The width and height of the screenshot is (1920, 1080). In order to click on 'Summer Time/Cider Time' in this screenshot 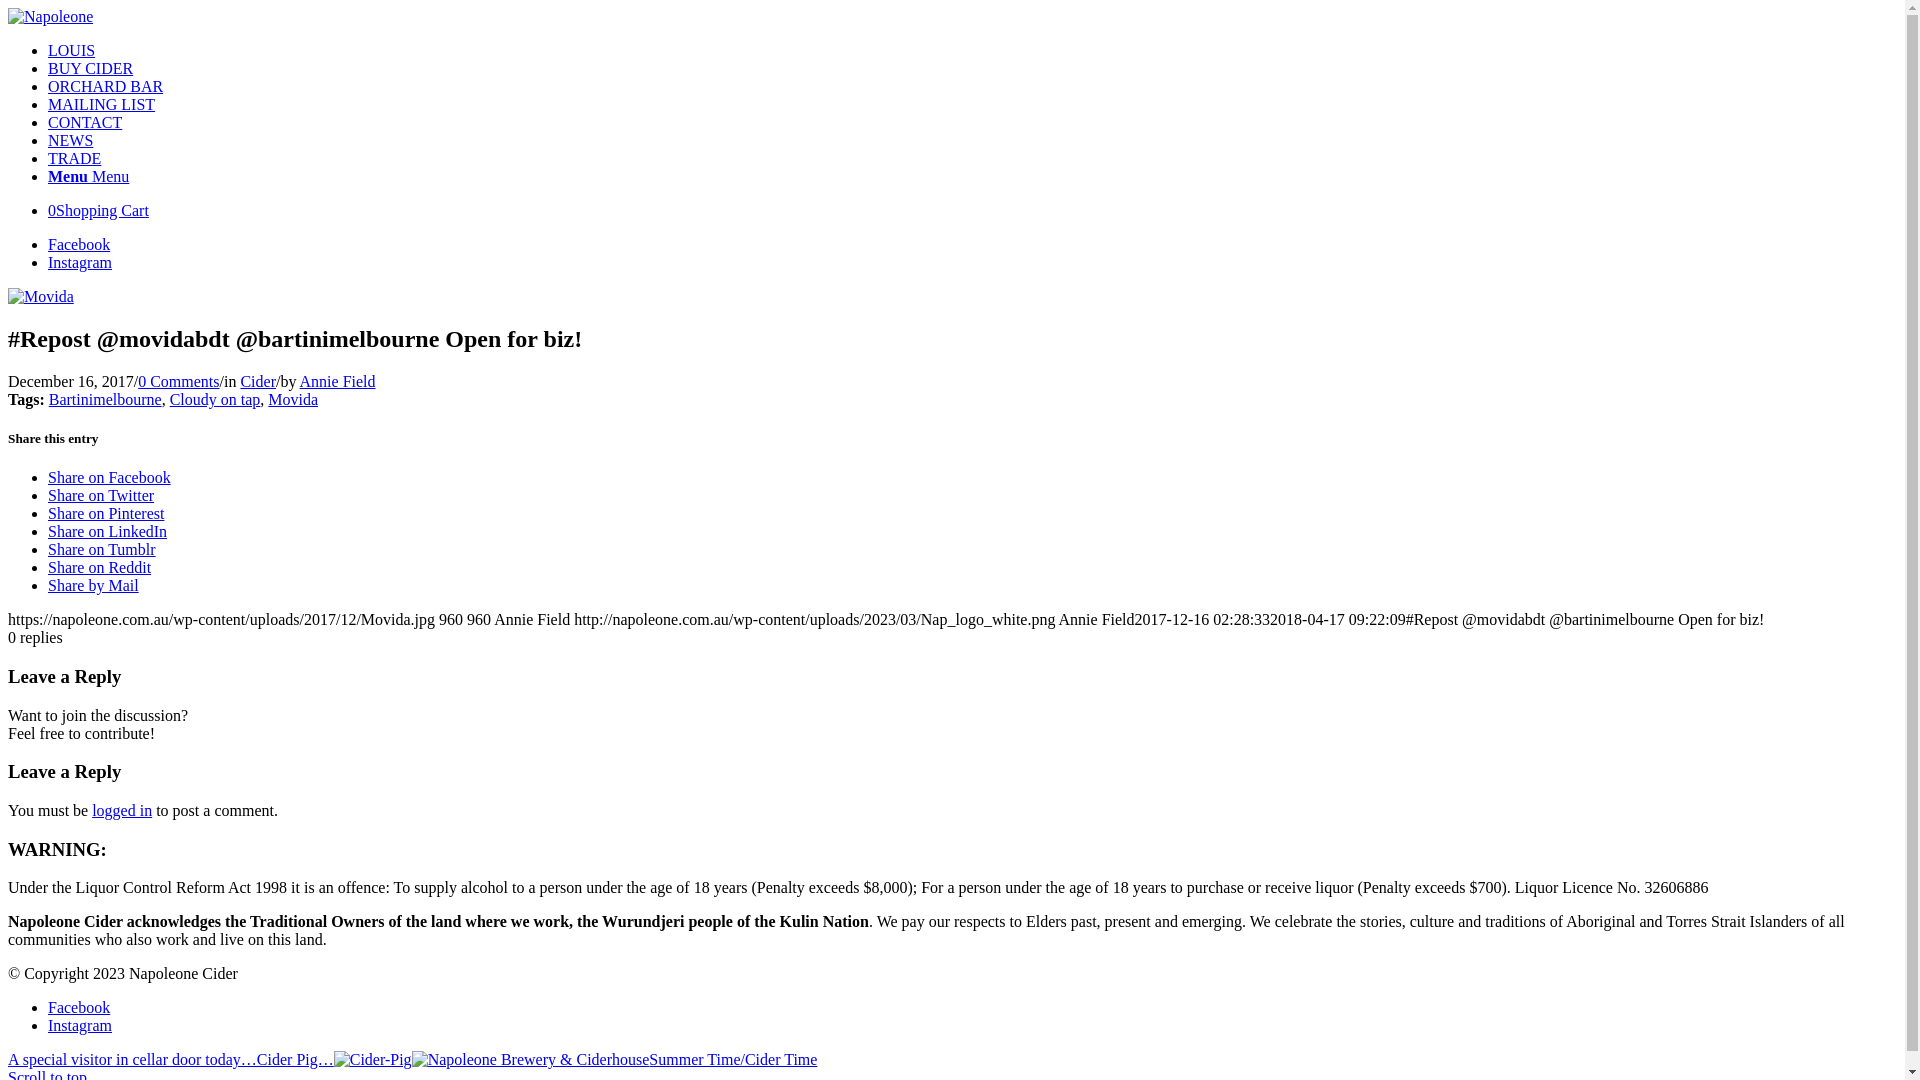, I will do `click(613, 1058)`.